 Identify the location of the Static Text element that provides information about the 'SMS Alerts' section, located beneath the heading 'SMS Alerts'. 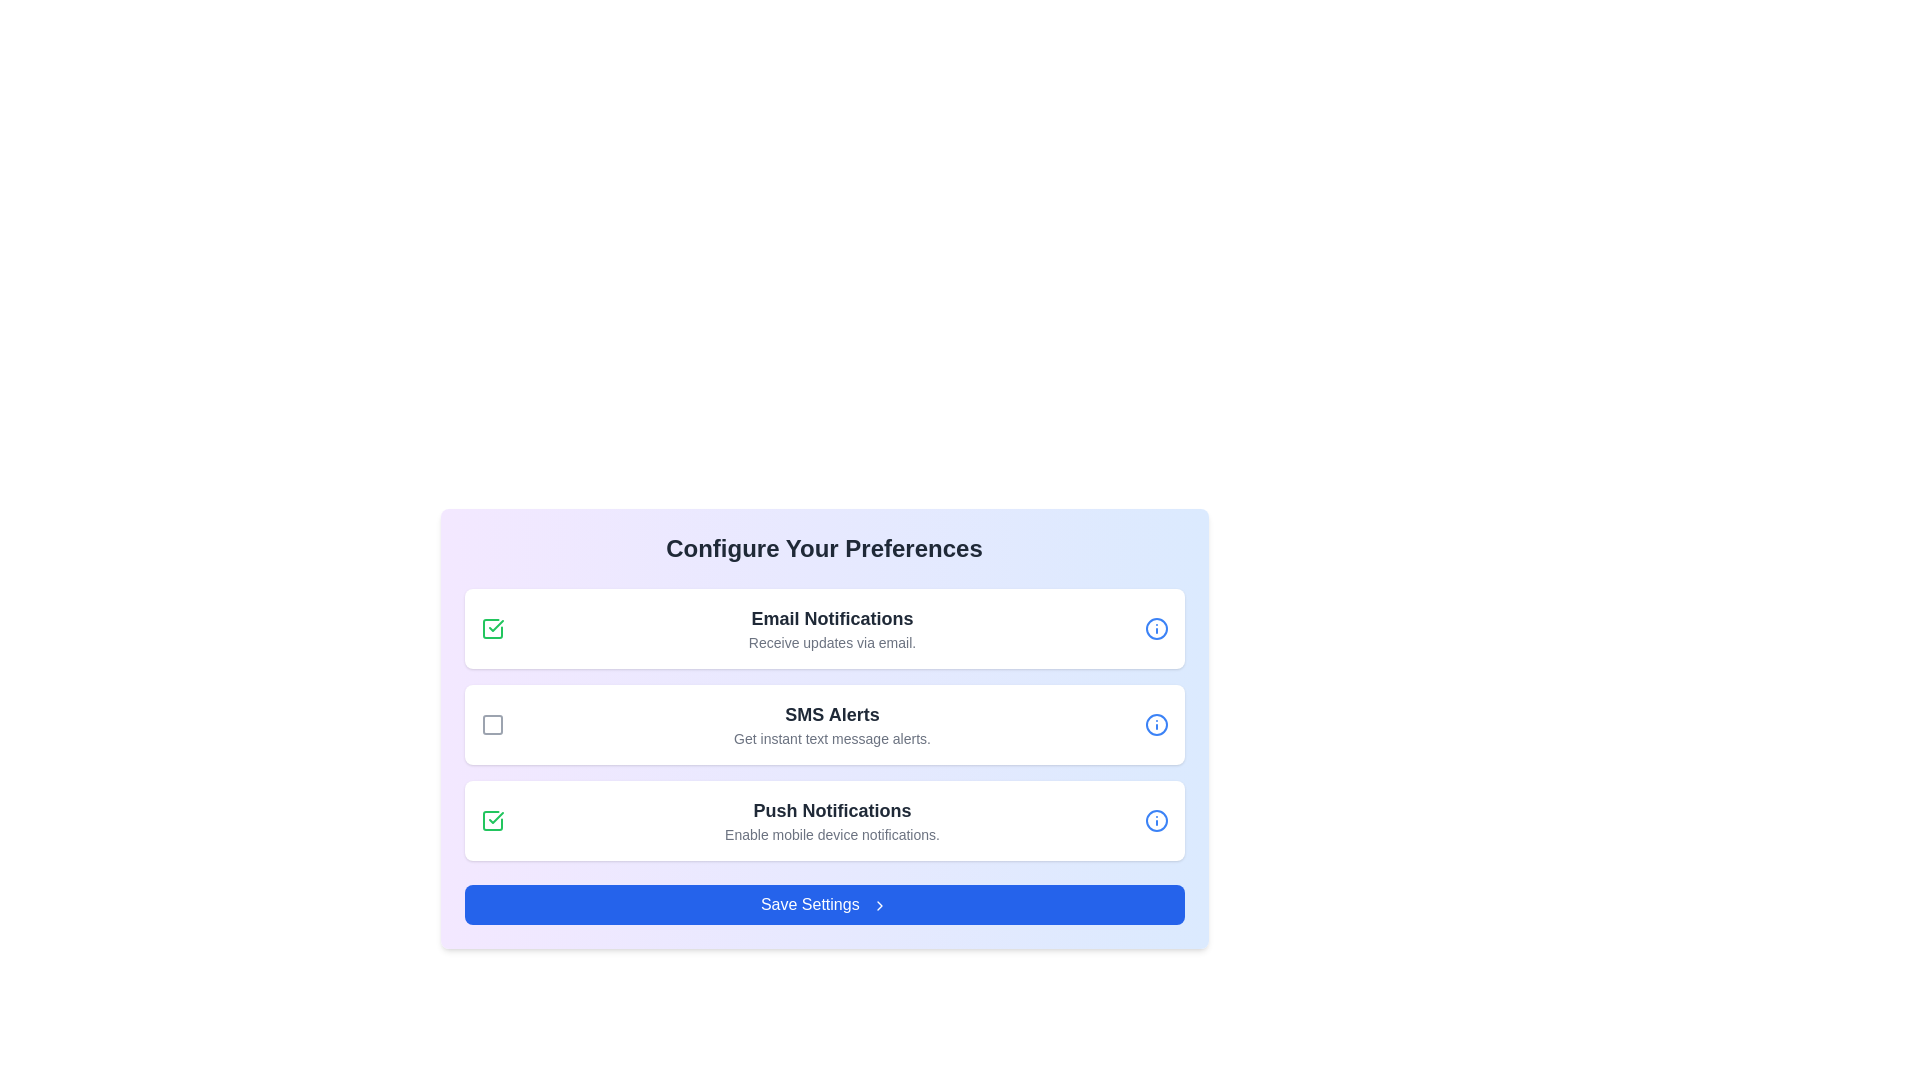
(832, 739).